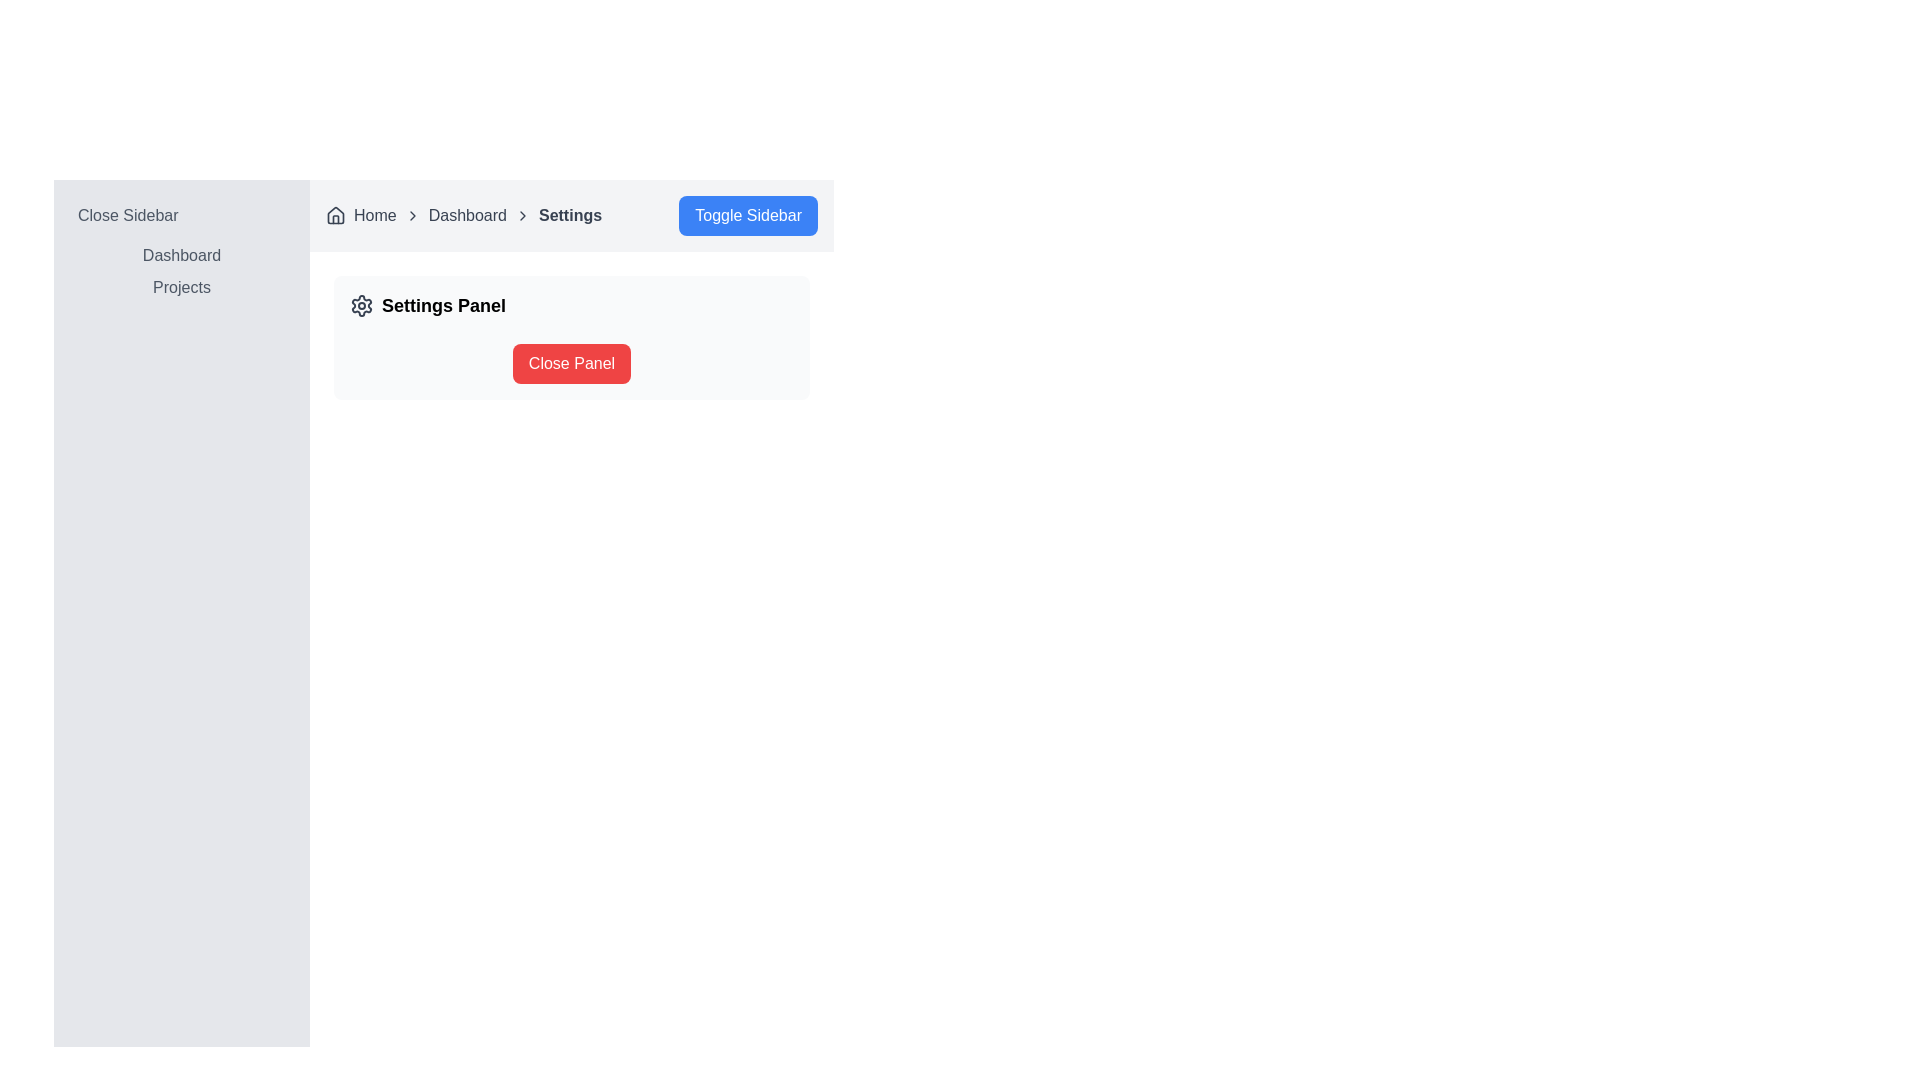 The height and width of the screenshot is (1080, 1920). I want to click on the 'Close Panel' button, which is a rectangular button with rounded corners and a red background, so click(570, 363).